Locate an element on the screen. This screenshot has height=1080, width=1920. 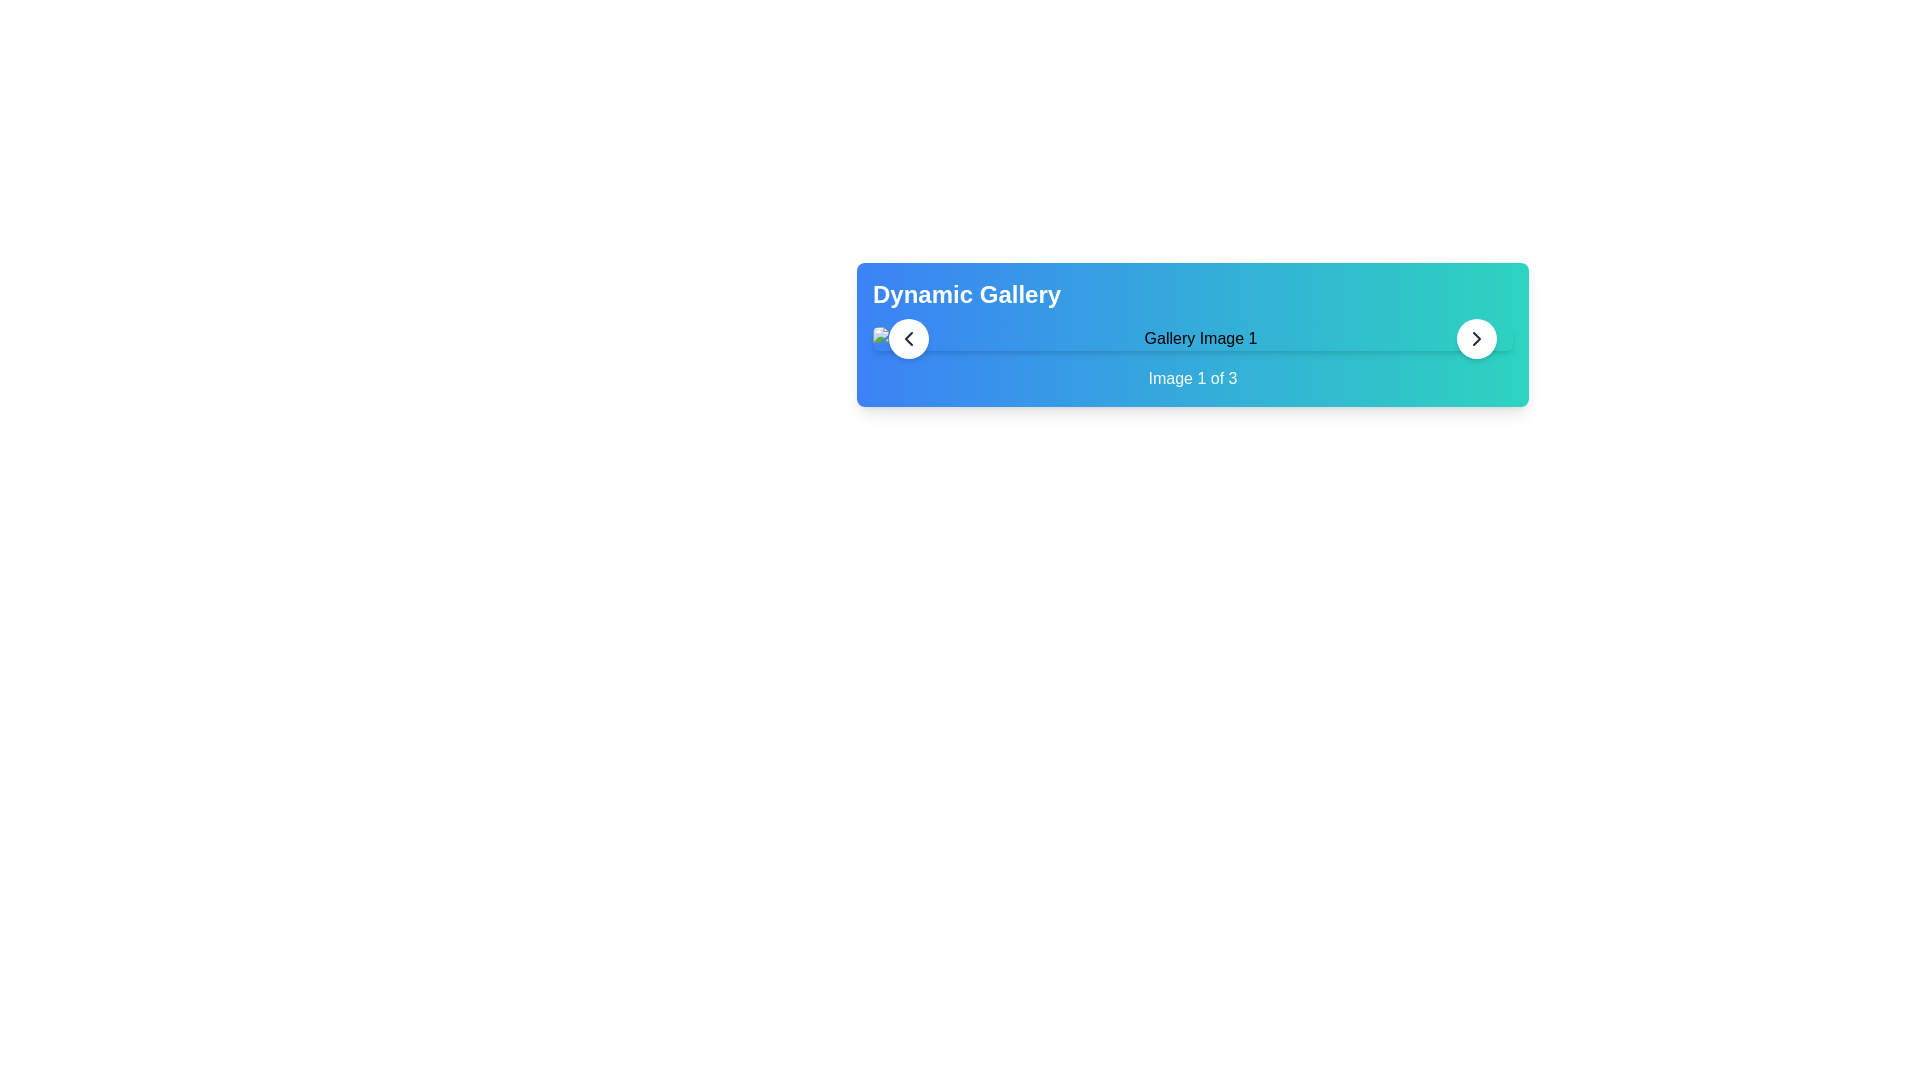
the circular button with a white background and a left-pointing chevron arrow icon is located at coordinates (907, 338).